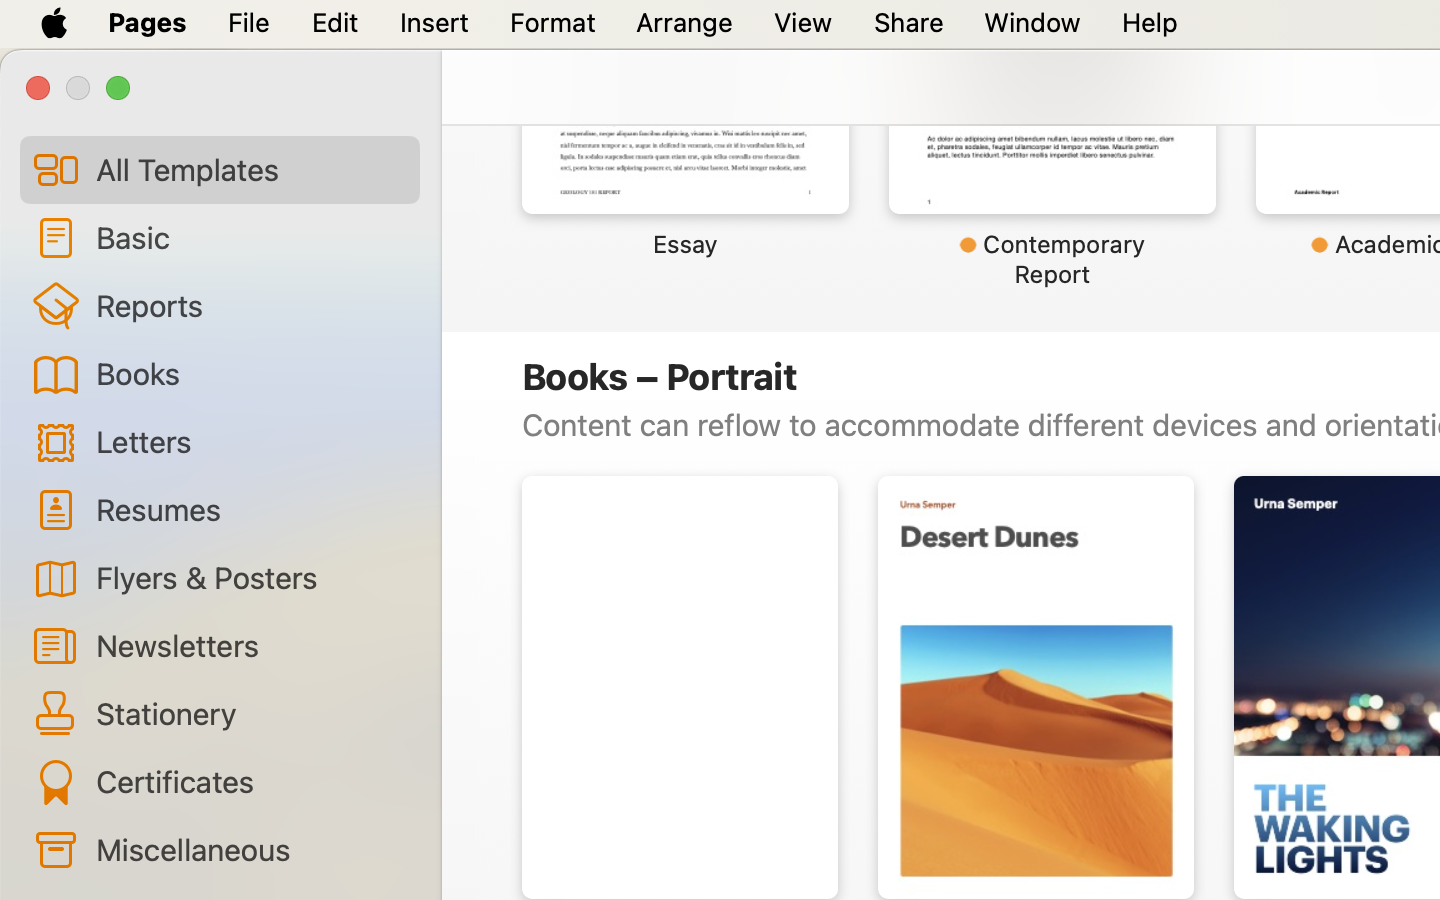 The image size is (1440, 900). What do you see at coordinates (248, 235) in the screenshot?
I see `'Basic'` at bounding box center [248, 235].